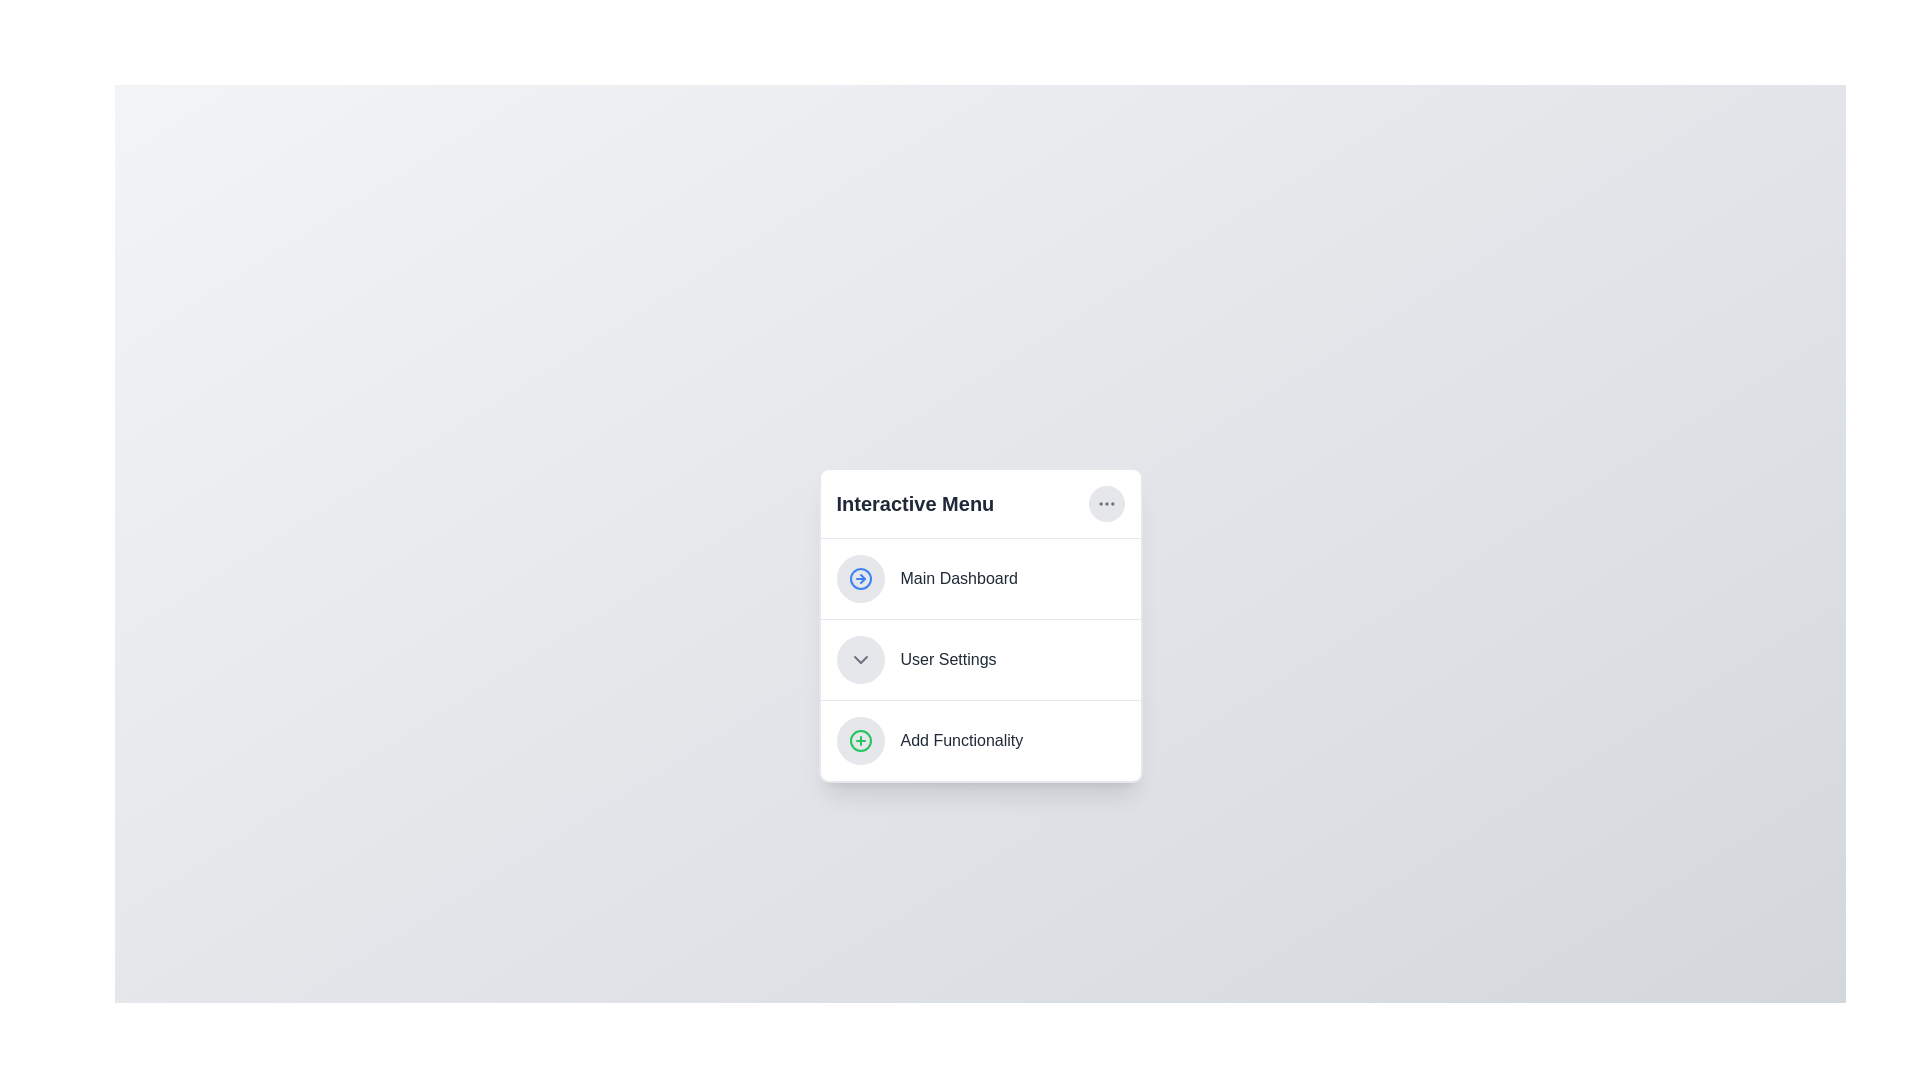 This screenshot has width=1920, height=1080. What do you see at coordinates (980, 578) in the screenshot?
I see `the menu item corresponding to Main Dashboard` at bounding box center [980, 578].